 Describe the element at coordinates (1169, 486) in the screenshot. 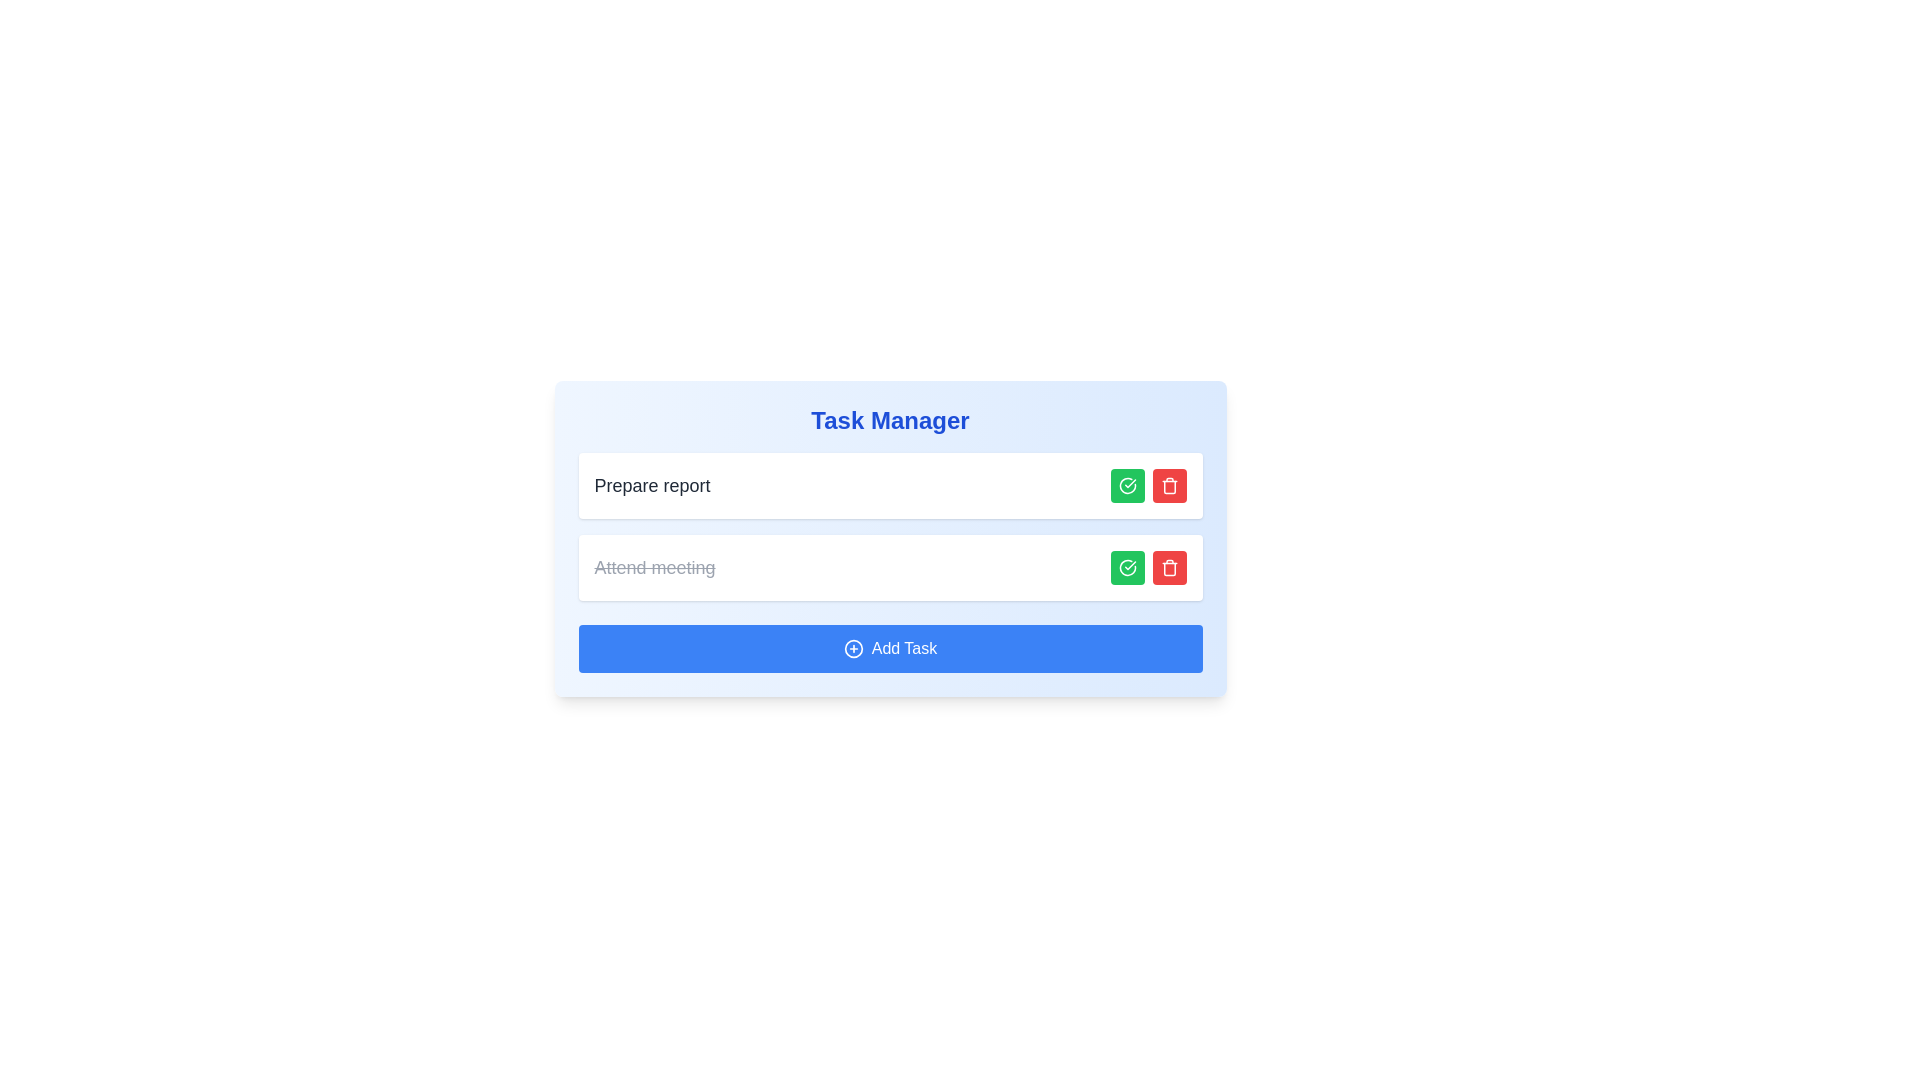

I see `the red delete button with a trash icon located on the right side of the task item row titled 'Prepare report'` at that location.